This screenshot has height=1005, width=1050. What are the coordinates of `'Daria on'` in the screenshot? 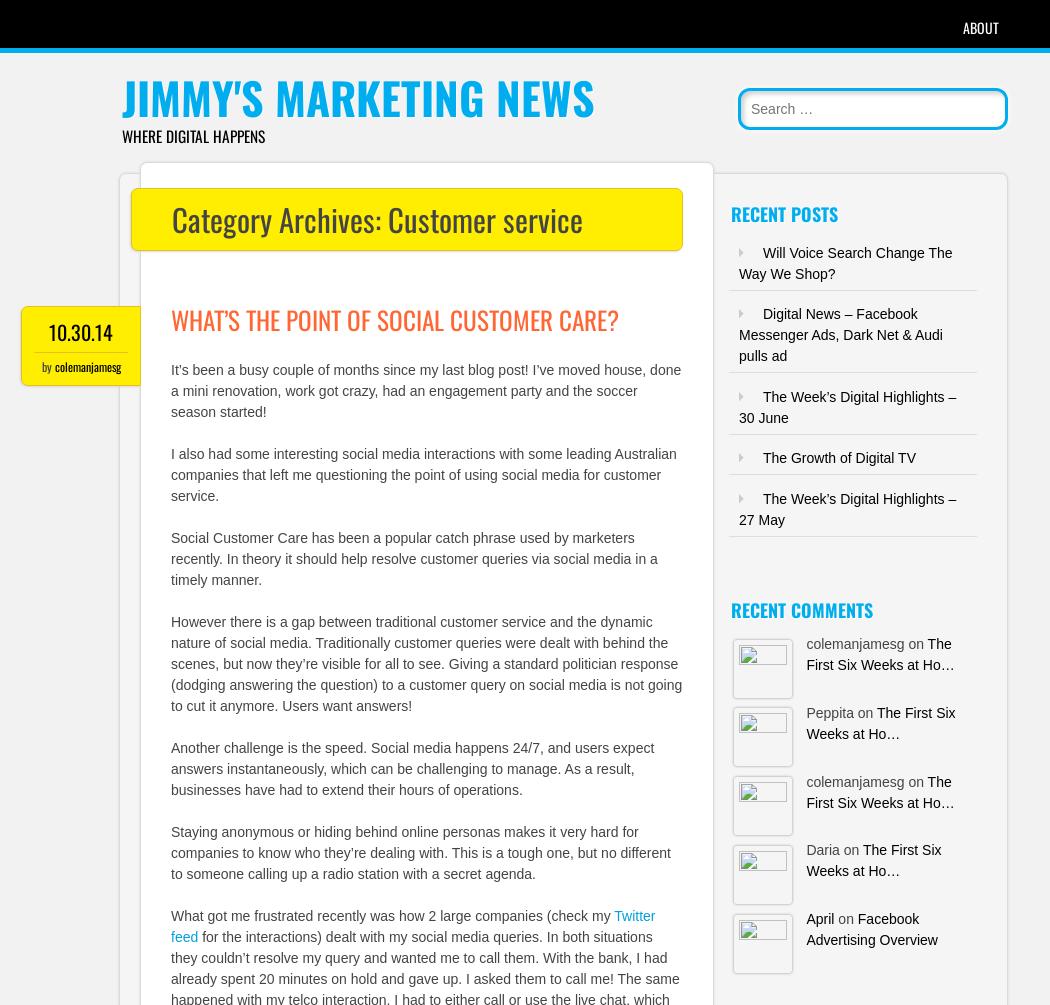 It's located at (834, 849).